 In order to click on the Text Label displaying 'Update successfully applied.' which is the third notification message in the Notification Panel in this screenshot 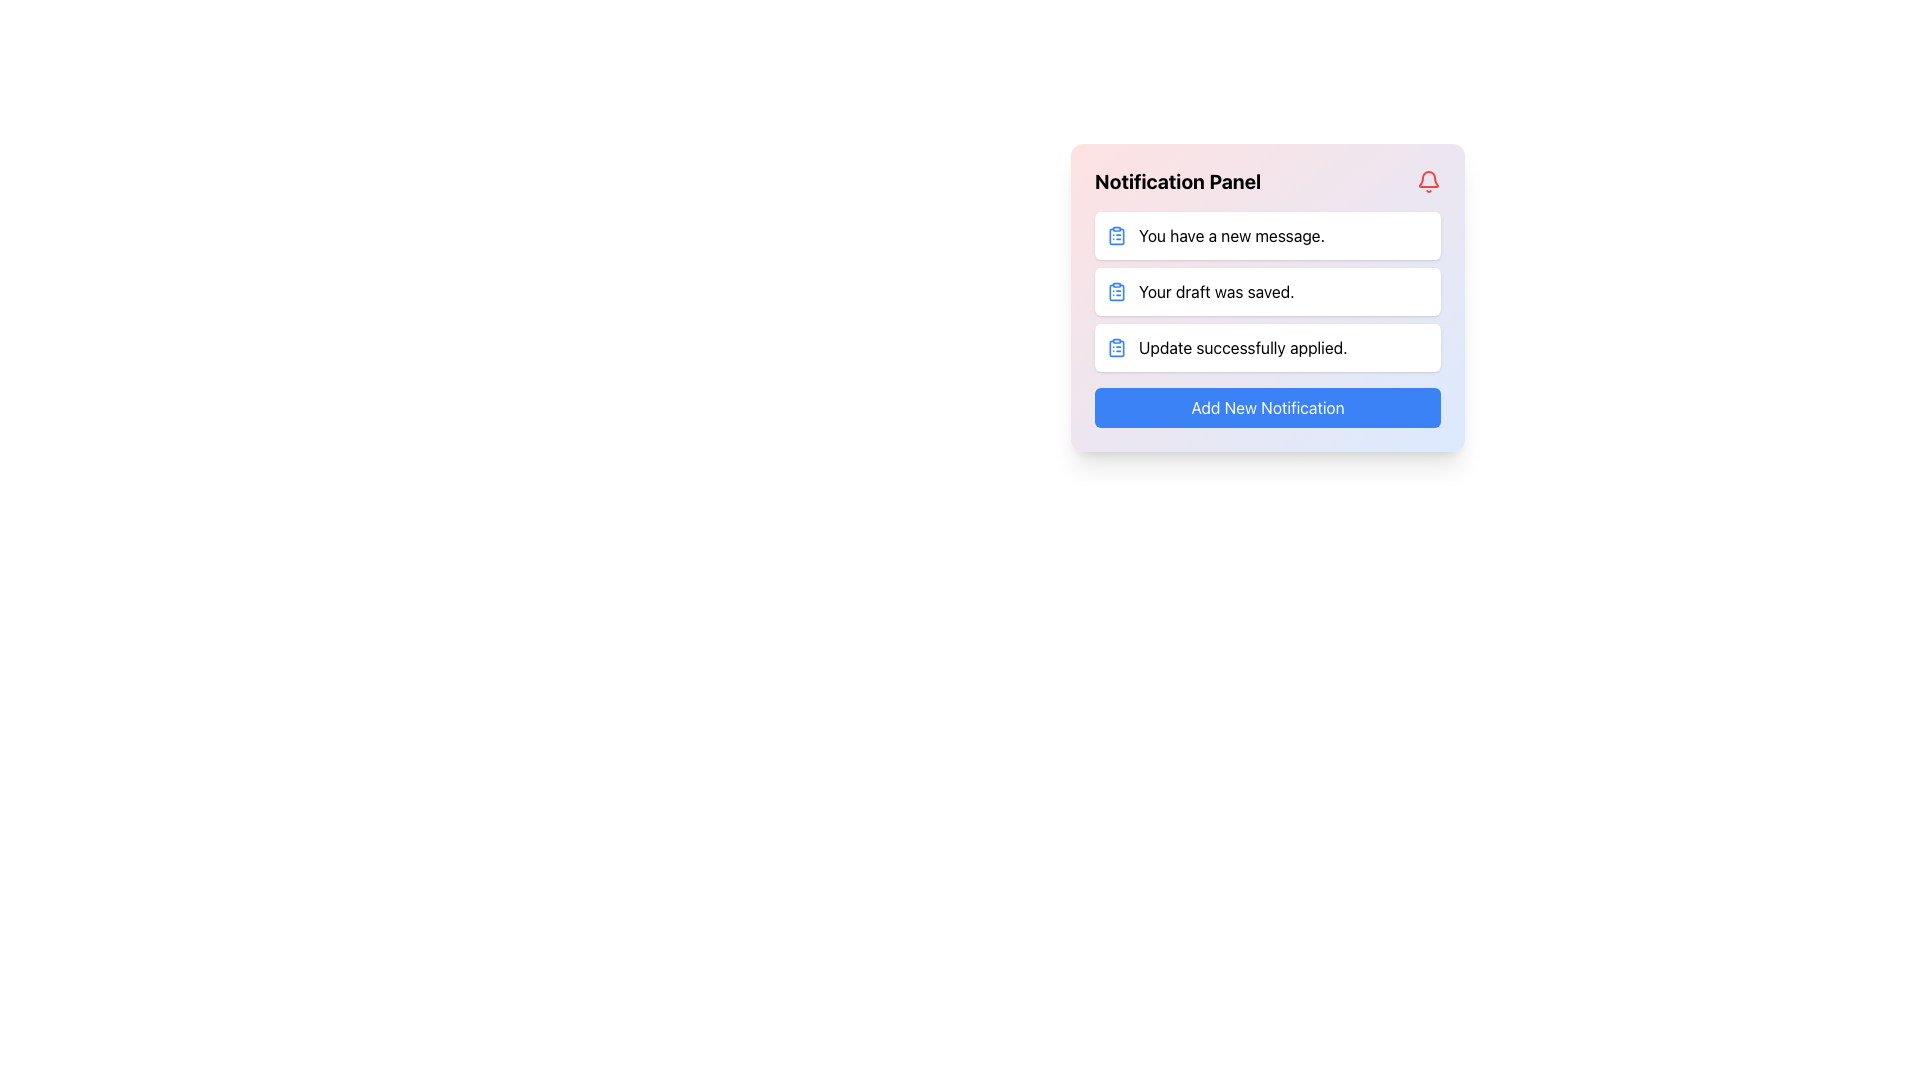, I will do `click(1242, 346)`.